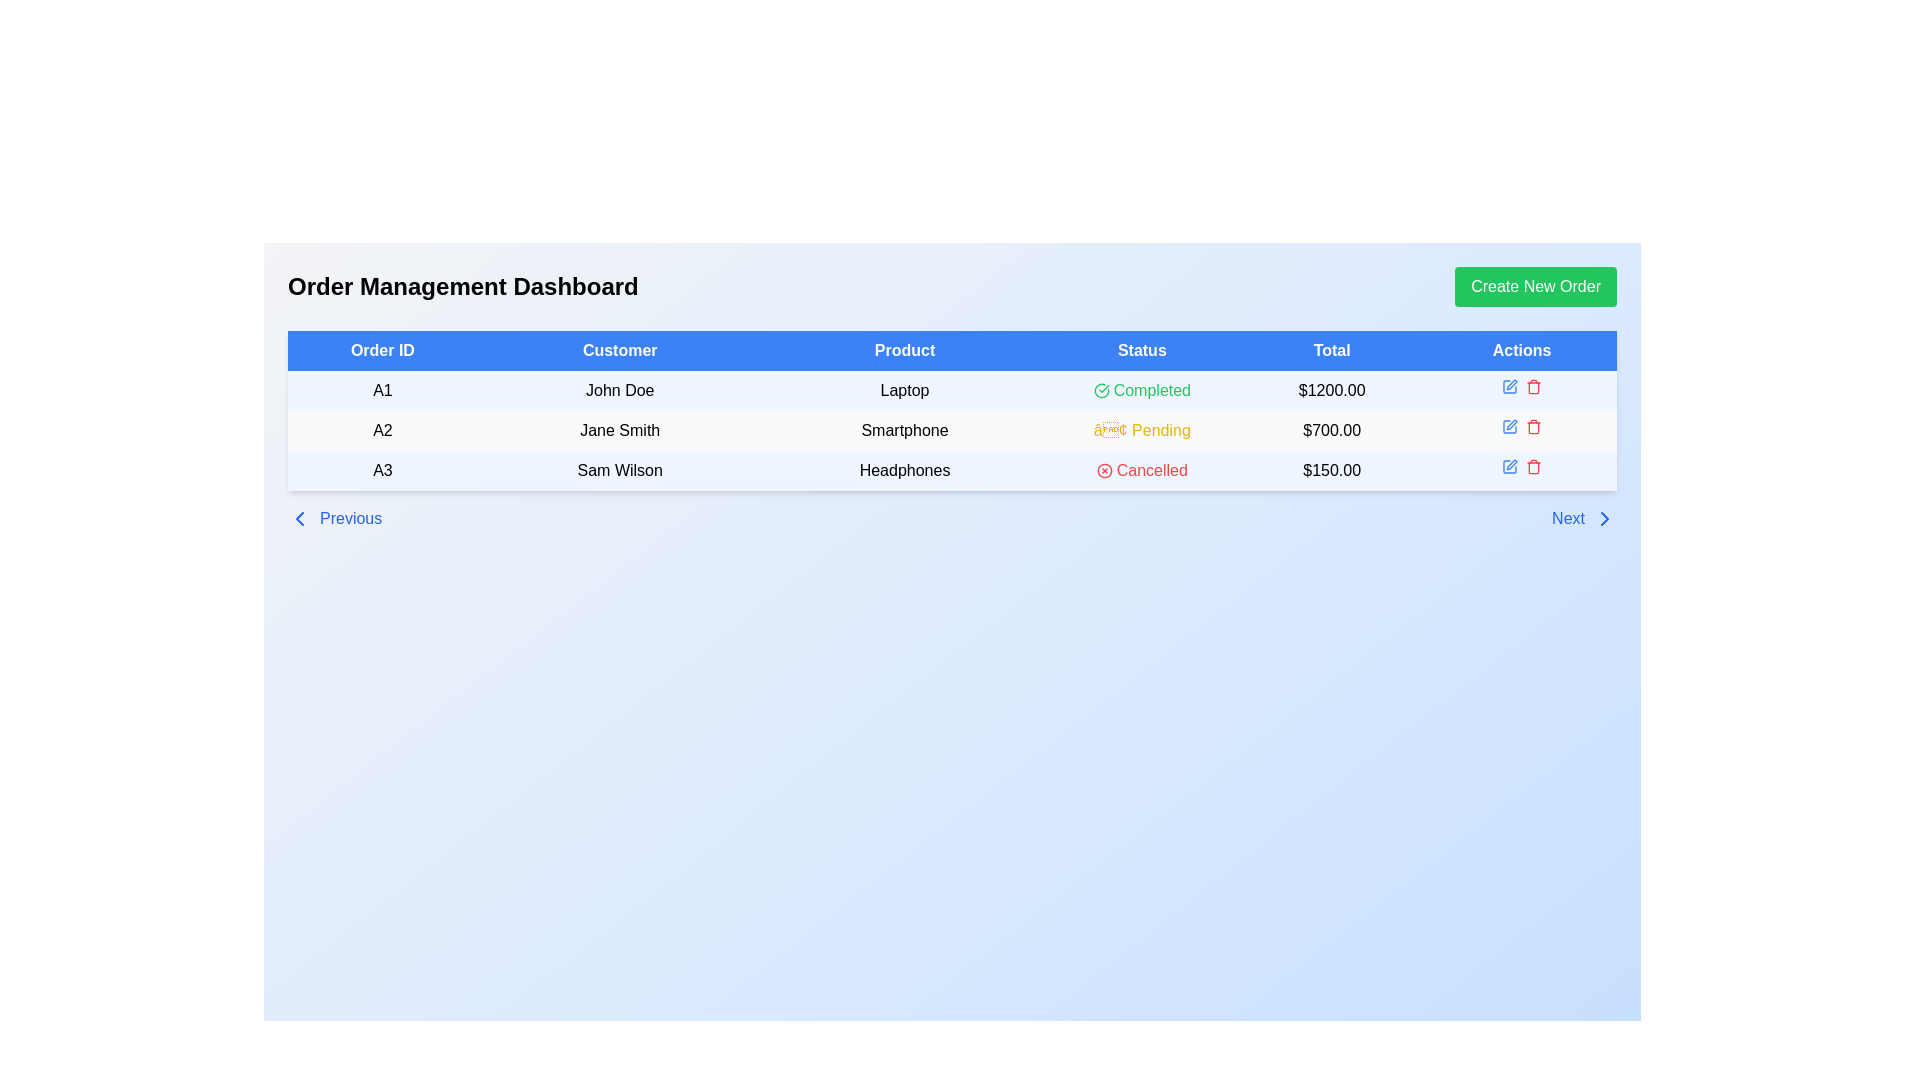  Describe the element at coordinates (619, 470) in the screenshot. I see `the text label displaying 'Sam Wilson' located in the 'Customer' column of the third row in the table, positioned between the 'Order ID' cell ('A3') and the 'Product' cell ('Headphones')` at that location.